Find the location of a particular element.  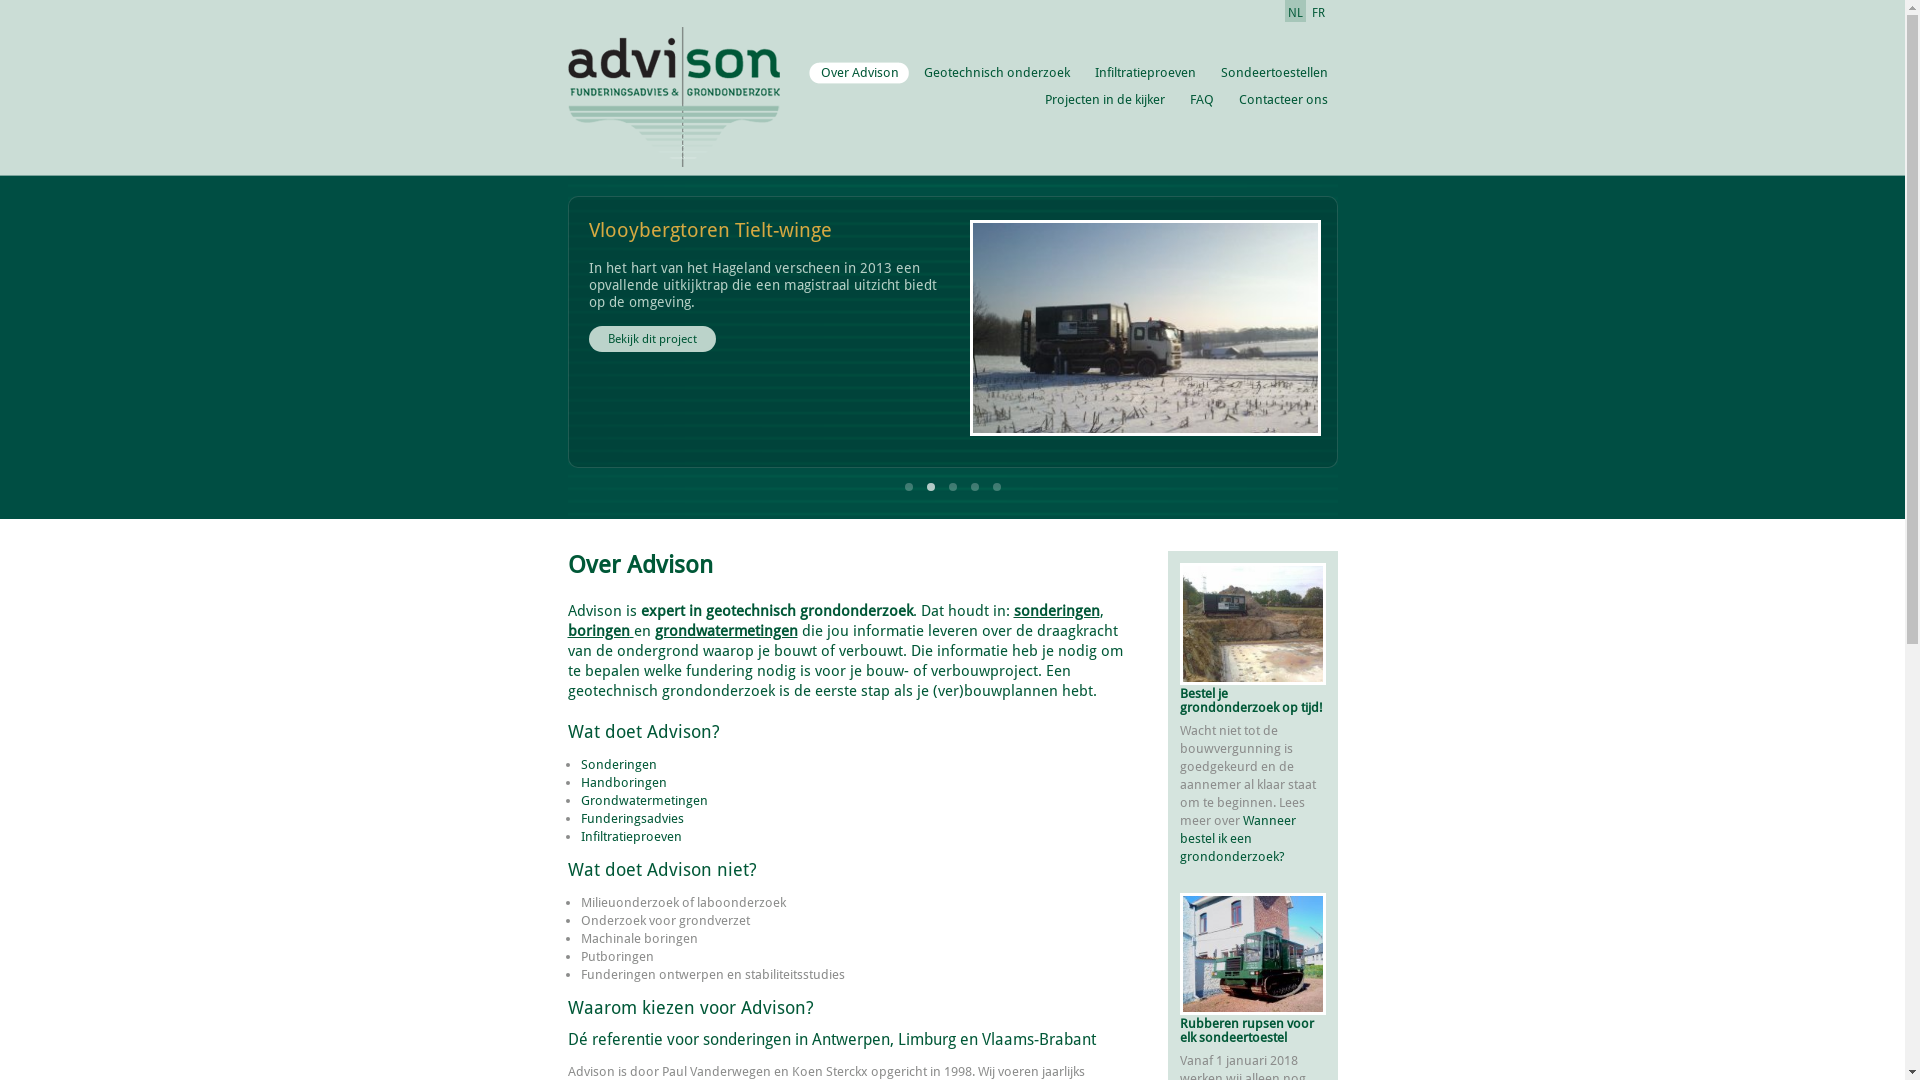

'Over Advison' is located at coordinates (858, 72).